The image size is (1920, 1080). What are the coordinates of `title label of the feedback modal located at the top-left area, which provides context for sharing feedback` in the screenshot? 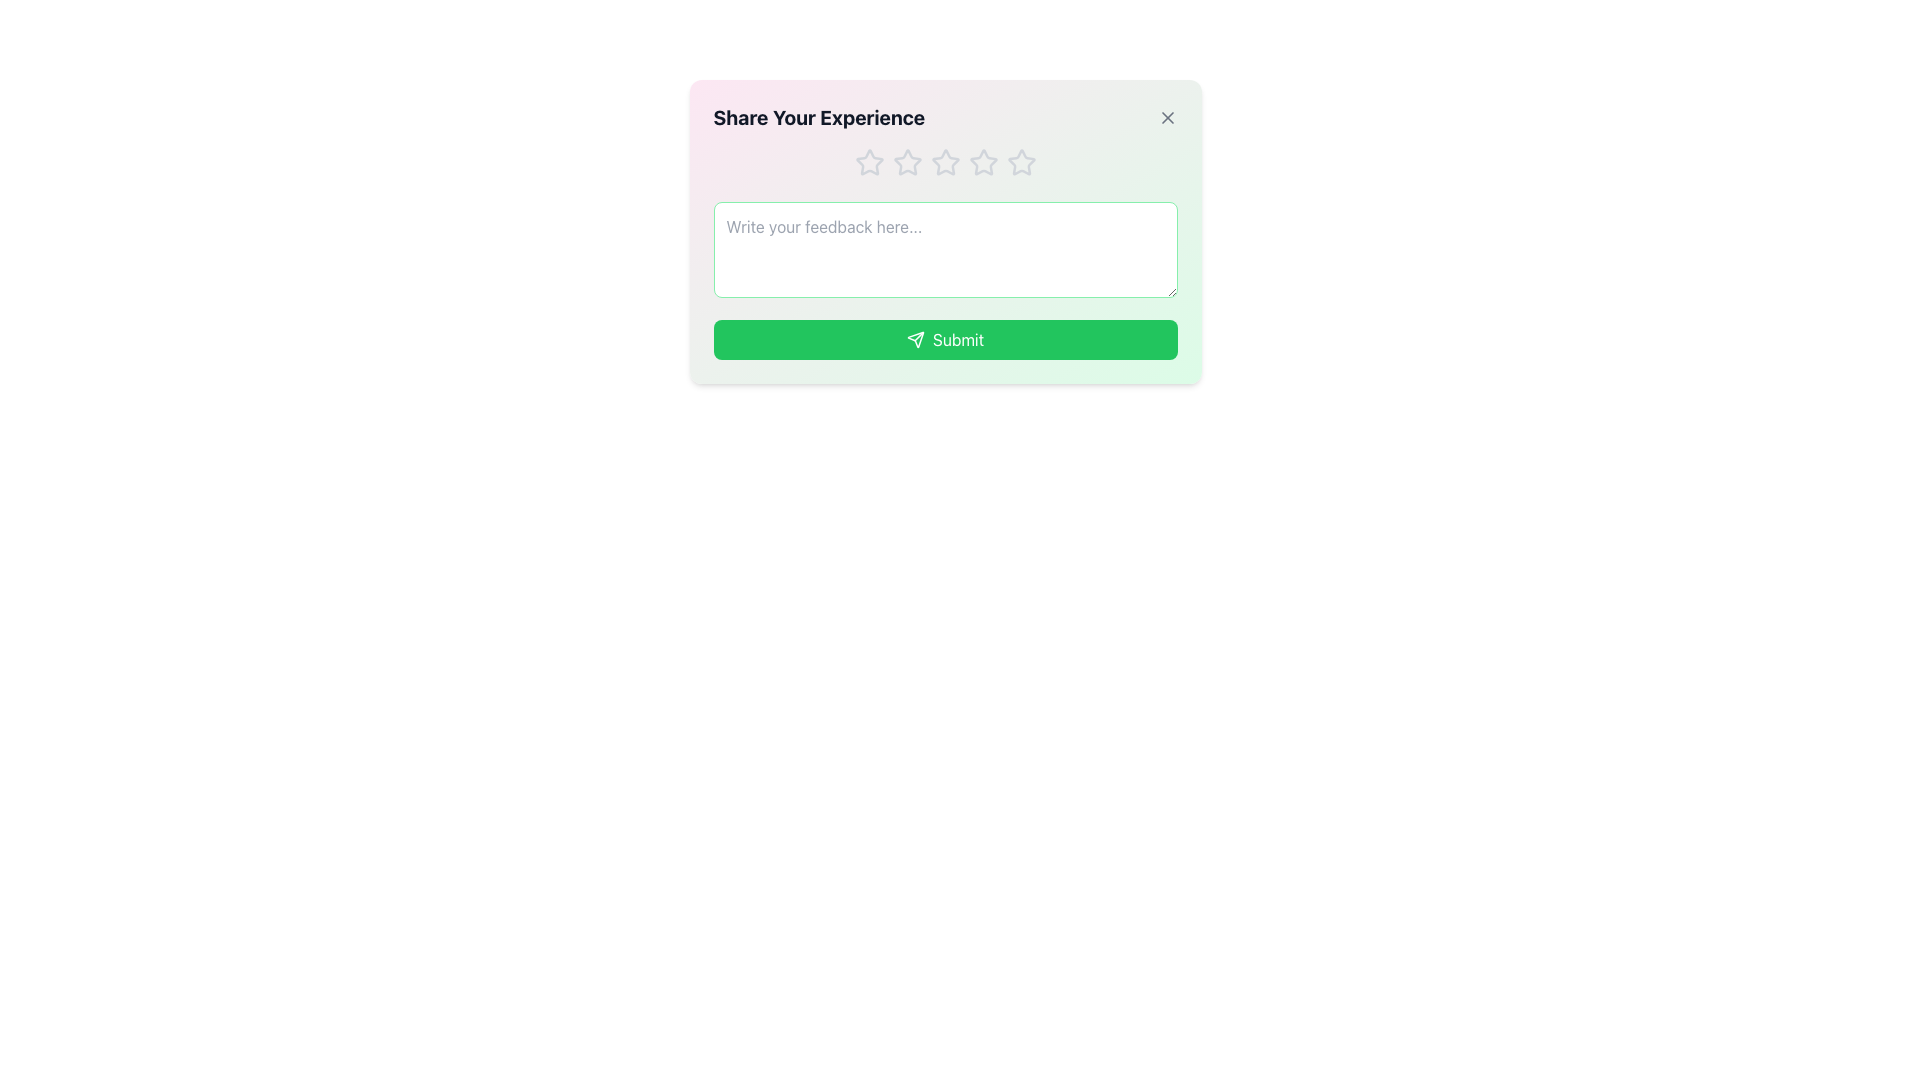 It's located at (819, 118).